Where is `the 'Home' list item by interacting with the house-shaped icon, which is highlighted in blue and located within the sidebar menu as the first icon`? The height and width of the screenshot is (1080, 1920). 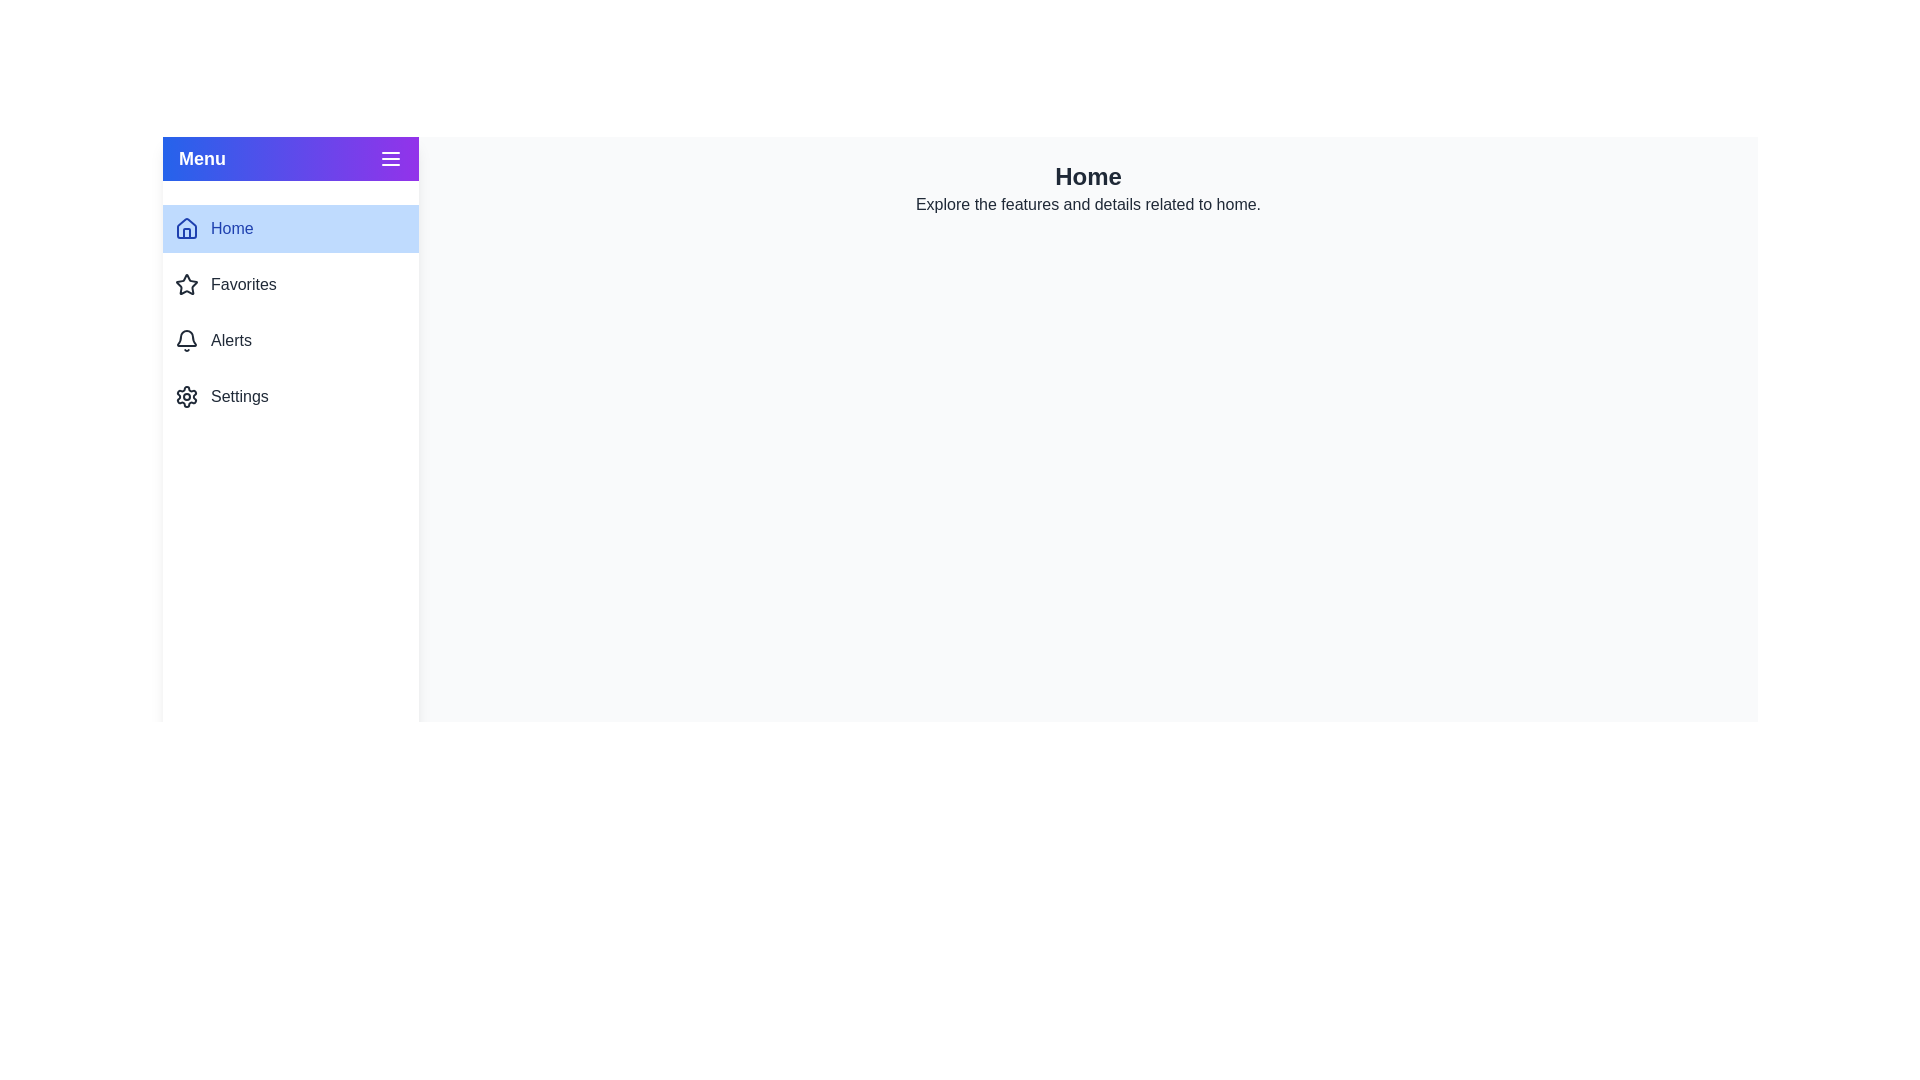
the 'Home' list item by interacting with the house-shaped icon, which is highlighted in blue and located within the sidebar menu as the first icon is located at coordinates (187, 227).